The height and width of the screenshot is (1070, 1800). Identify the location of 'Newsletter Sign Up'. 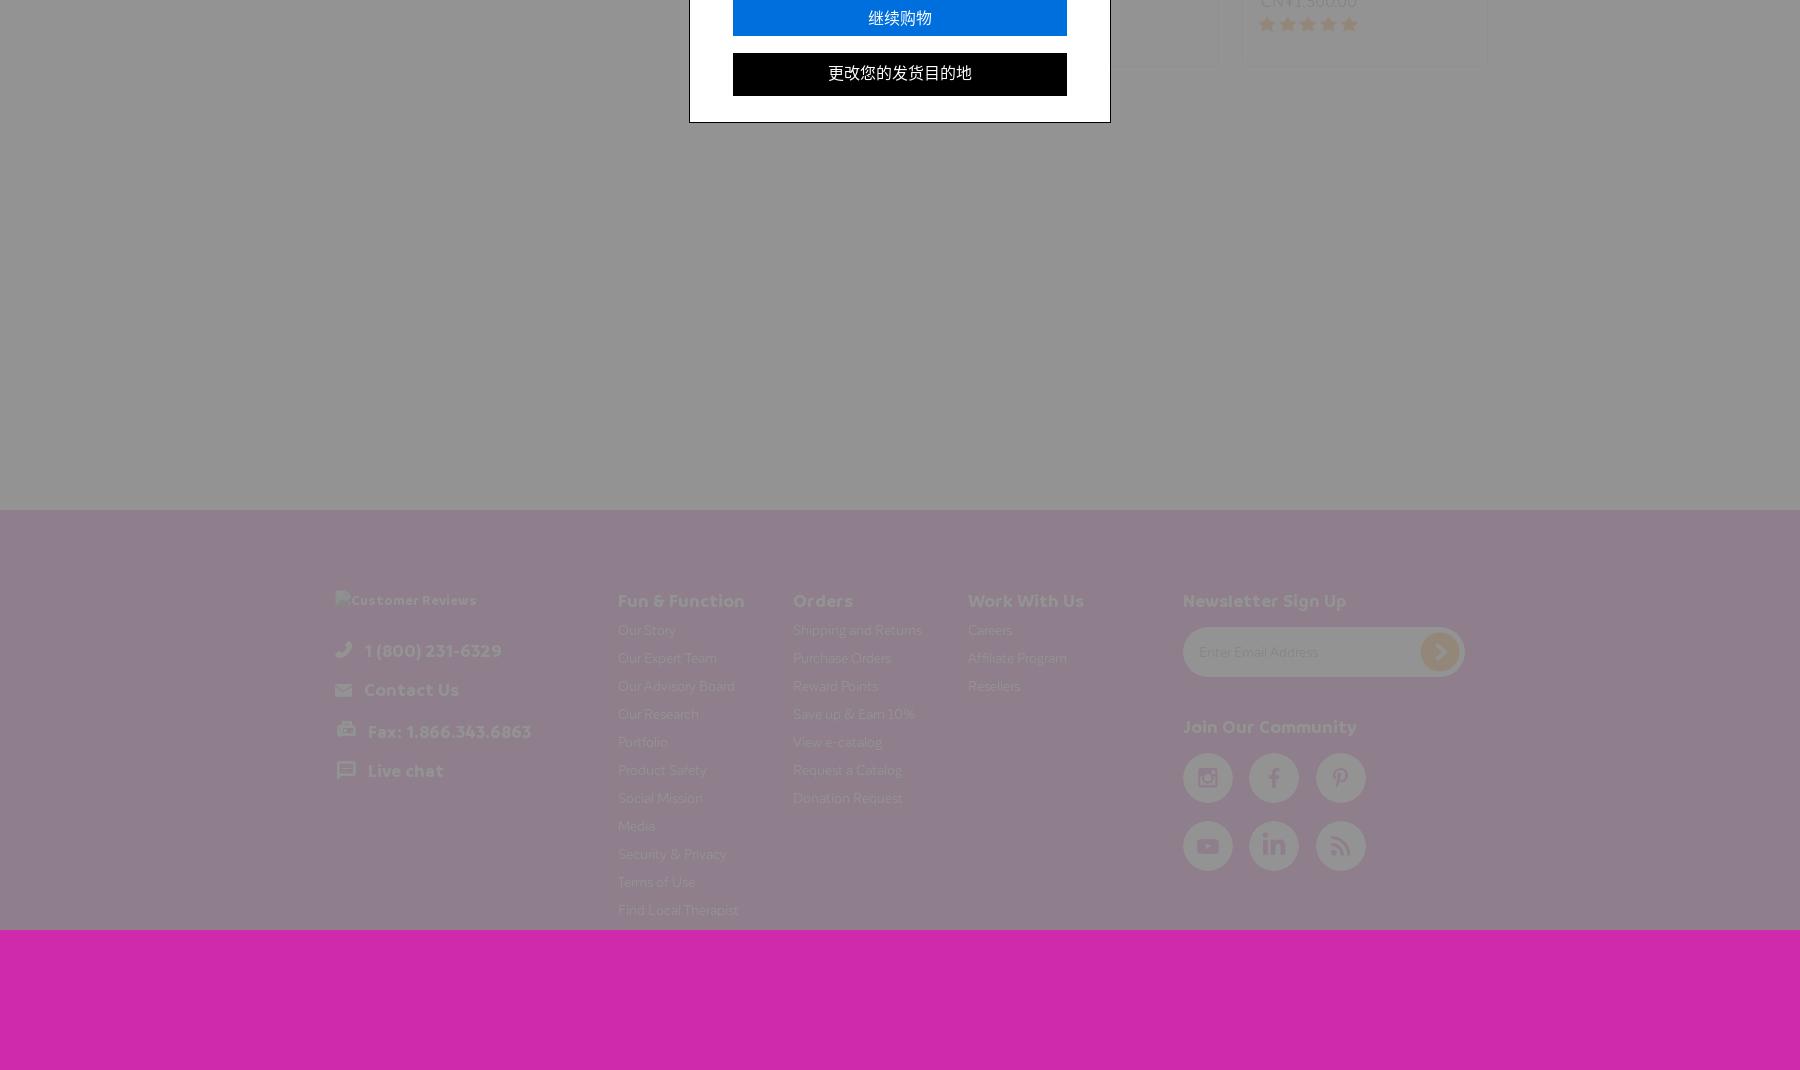
(1181, 598).